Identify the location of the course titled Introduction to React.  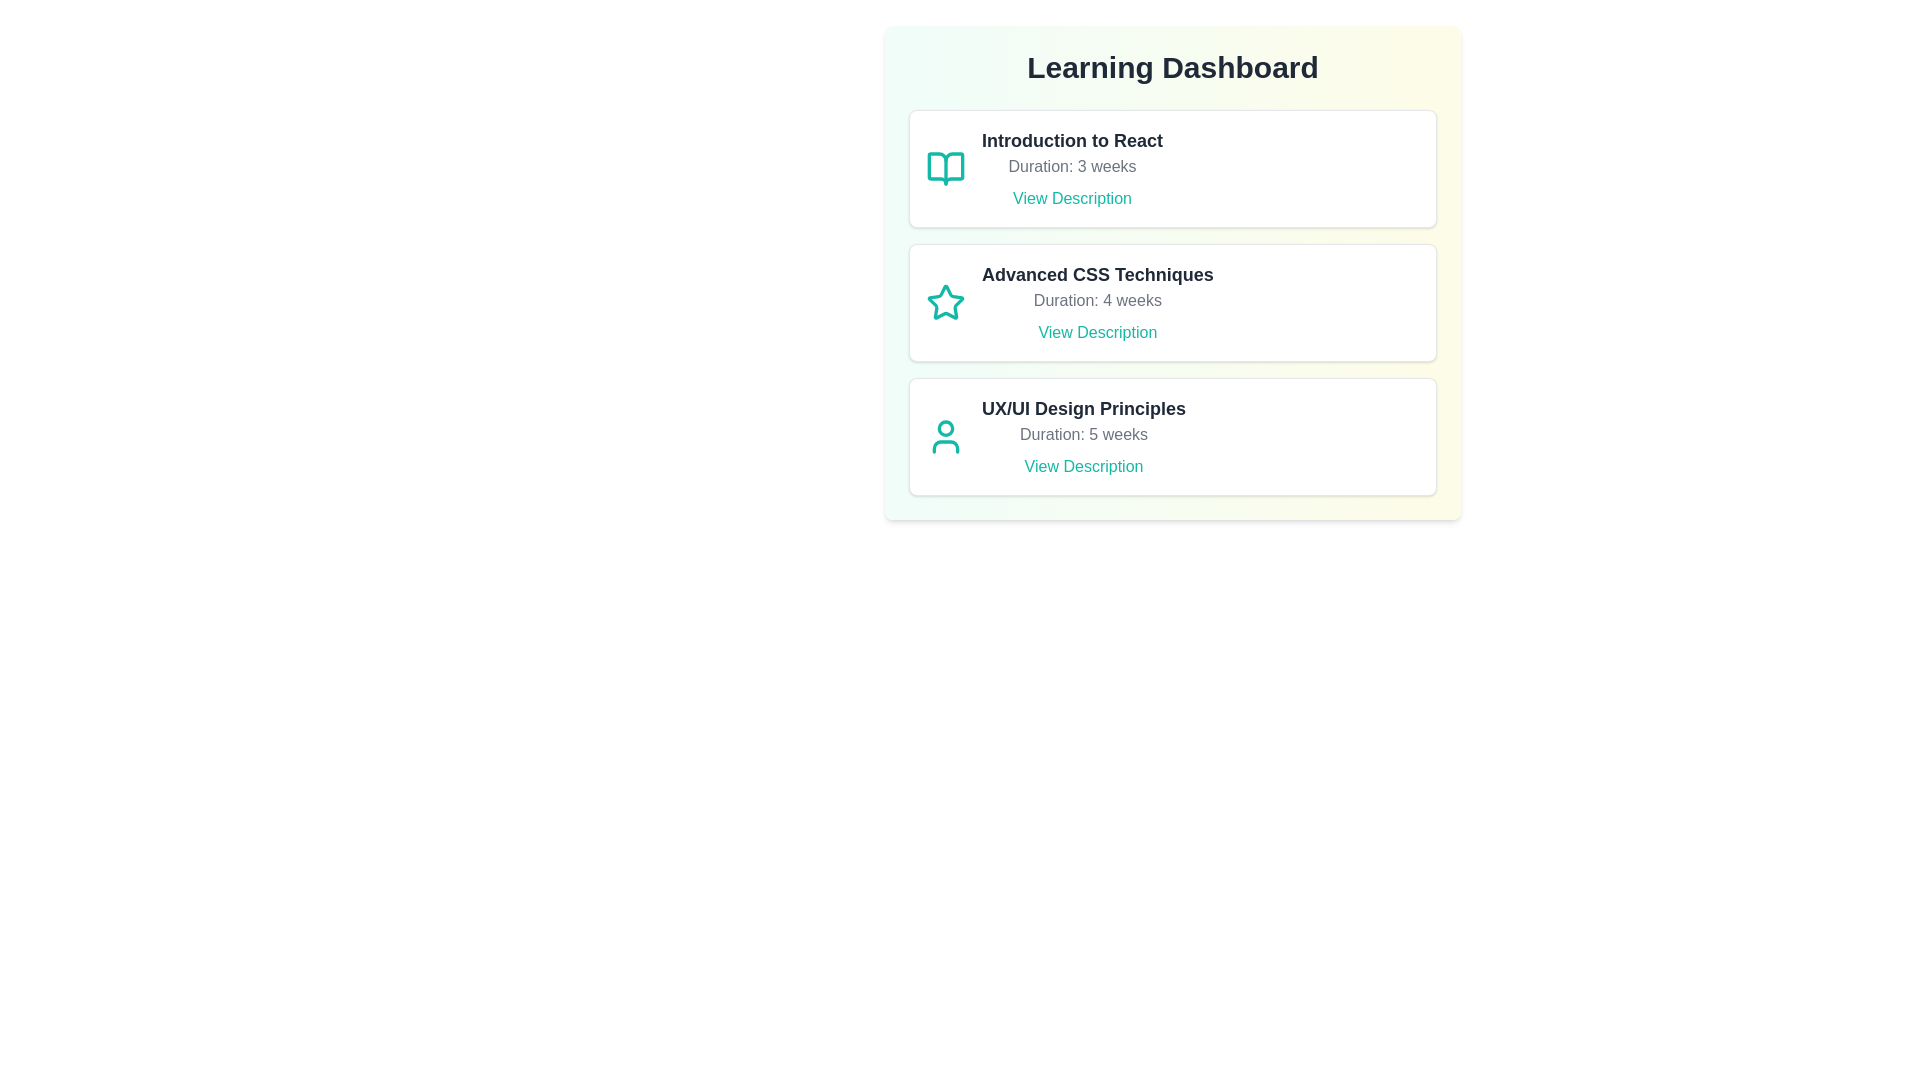
(1172, 168).